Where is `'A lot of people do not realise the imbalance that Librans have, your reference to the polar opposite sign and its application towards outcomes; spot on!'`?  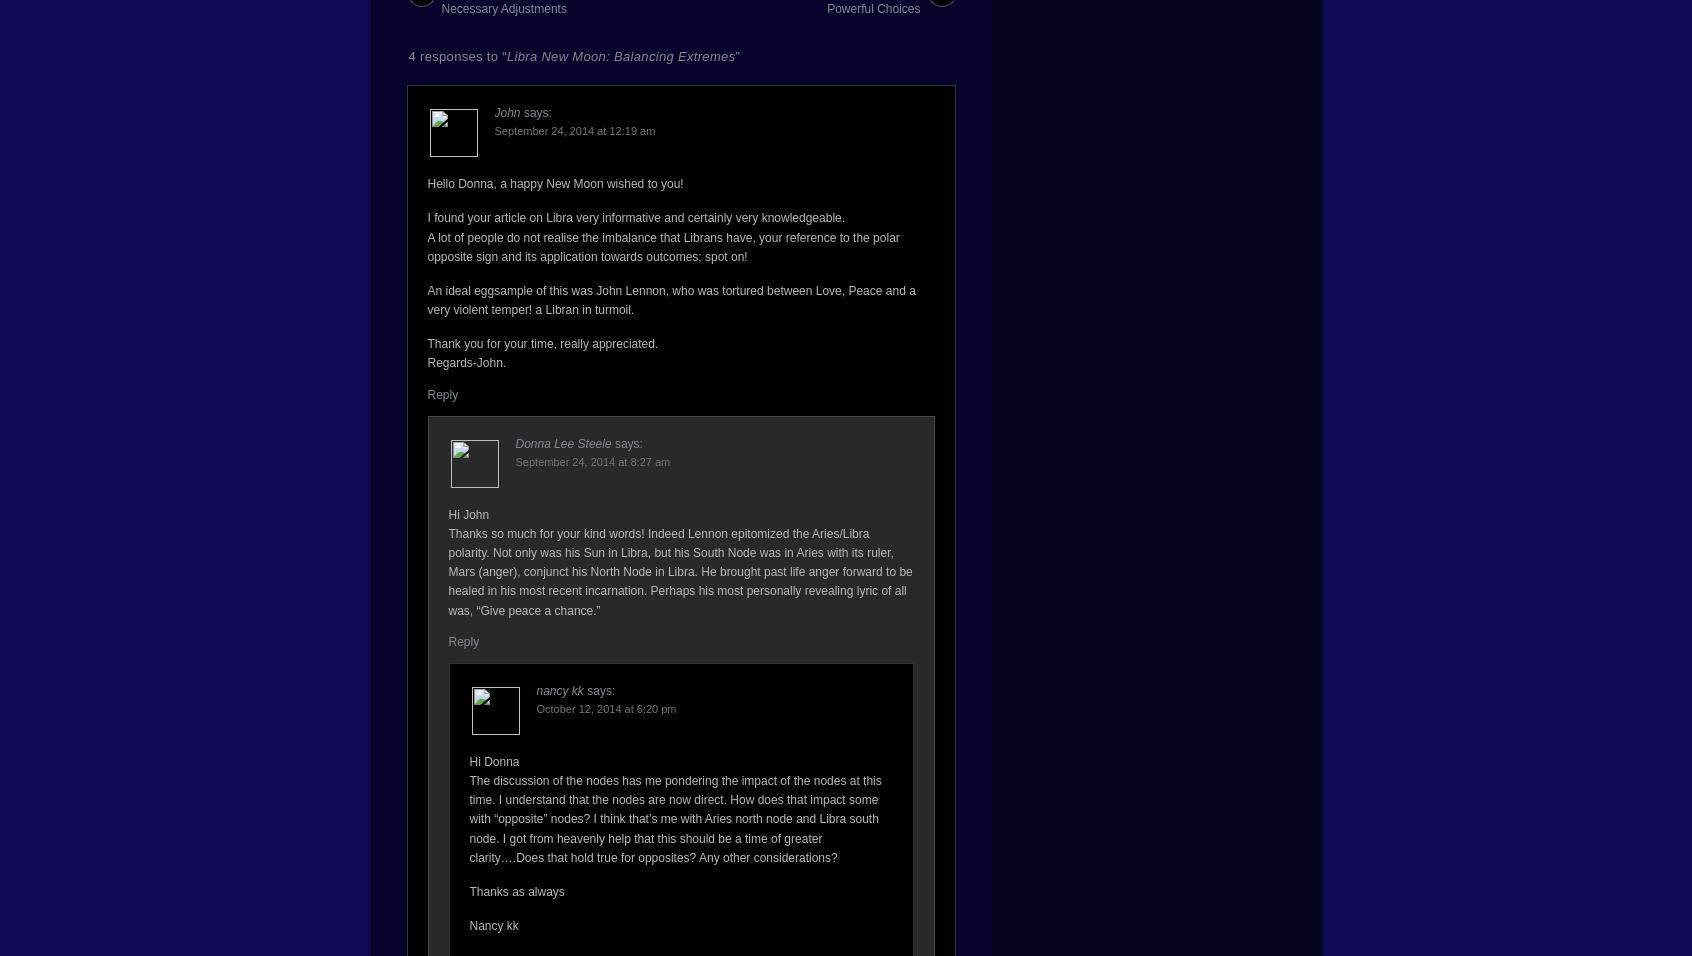
'A lot of people do not realise the imbalance that Librans have, your reference to the polar opposite sign and its application towards outcomes; spot on!' is located at coordinates (662, 245).